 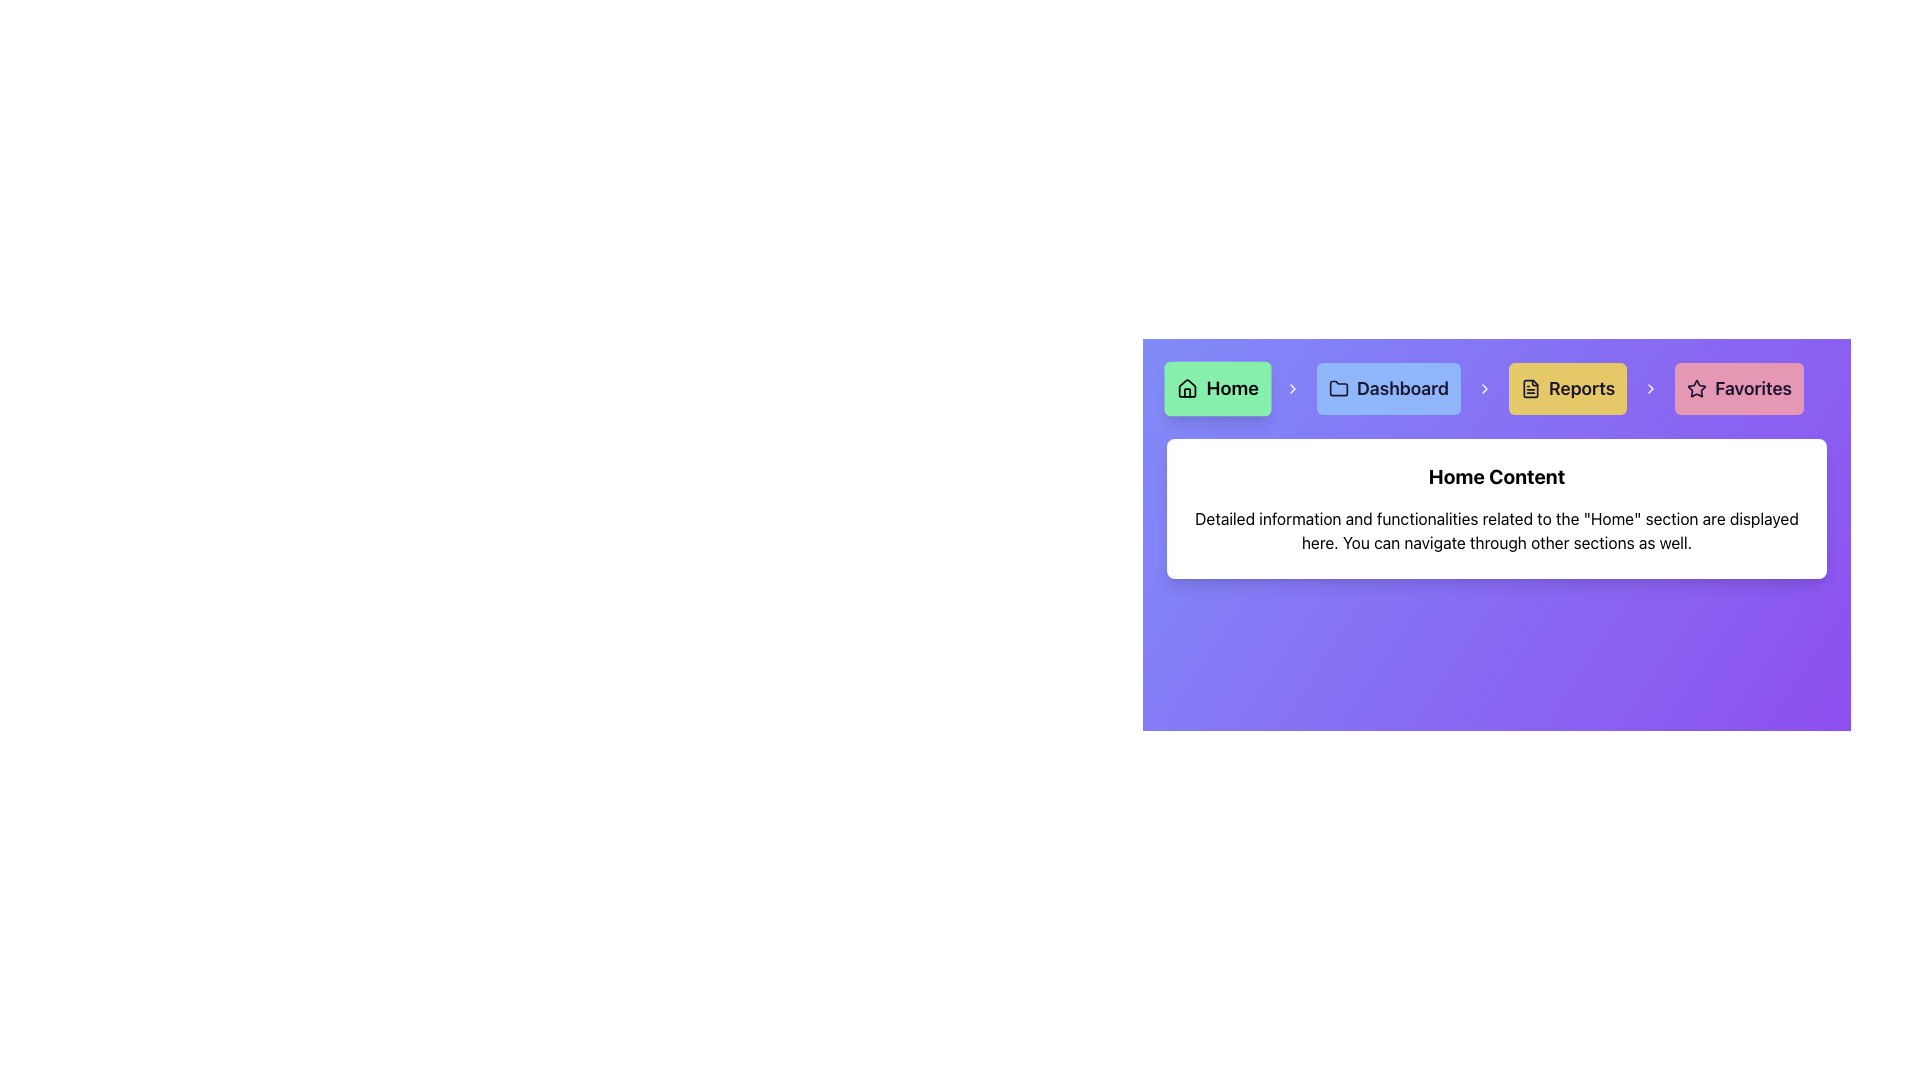 What do you see at coordinates (1339, 388) in the screenshot?
I see `the folder icon located in the second navigation item, positioned between the 'Home' and 'Reports' sections` at bounding box center [1339, 388].